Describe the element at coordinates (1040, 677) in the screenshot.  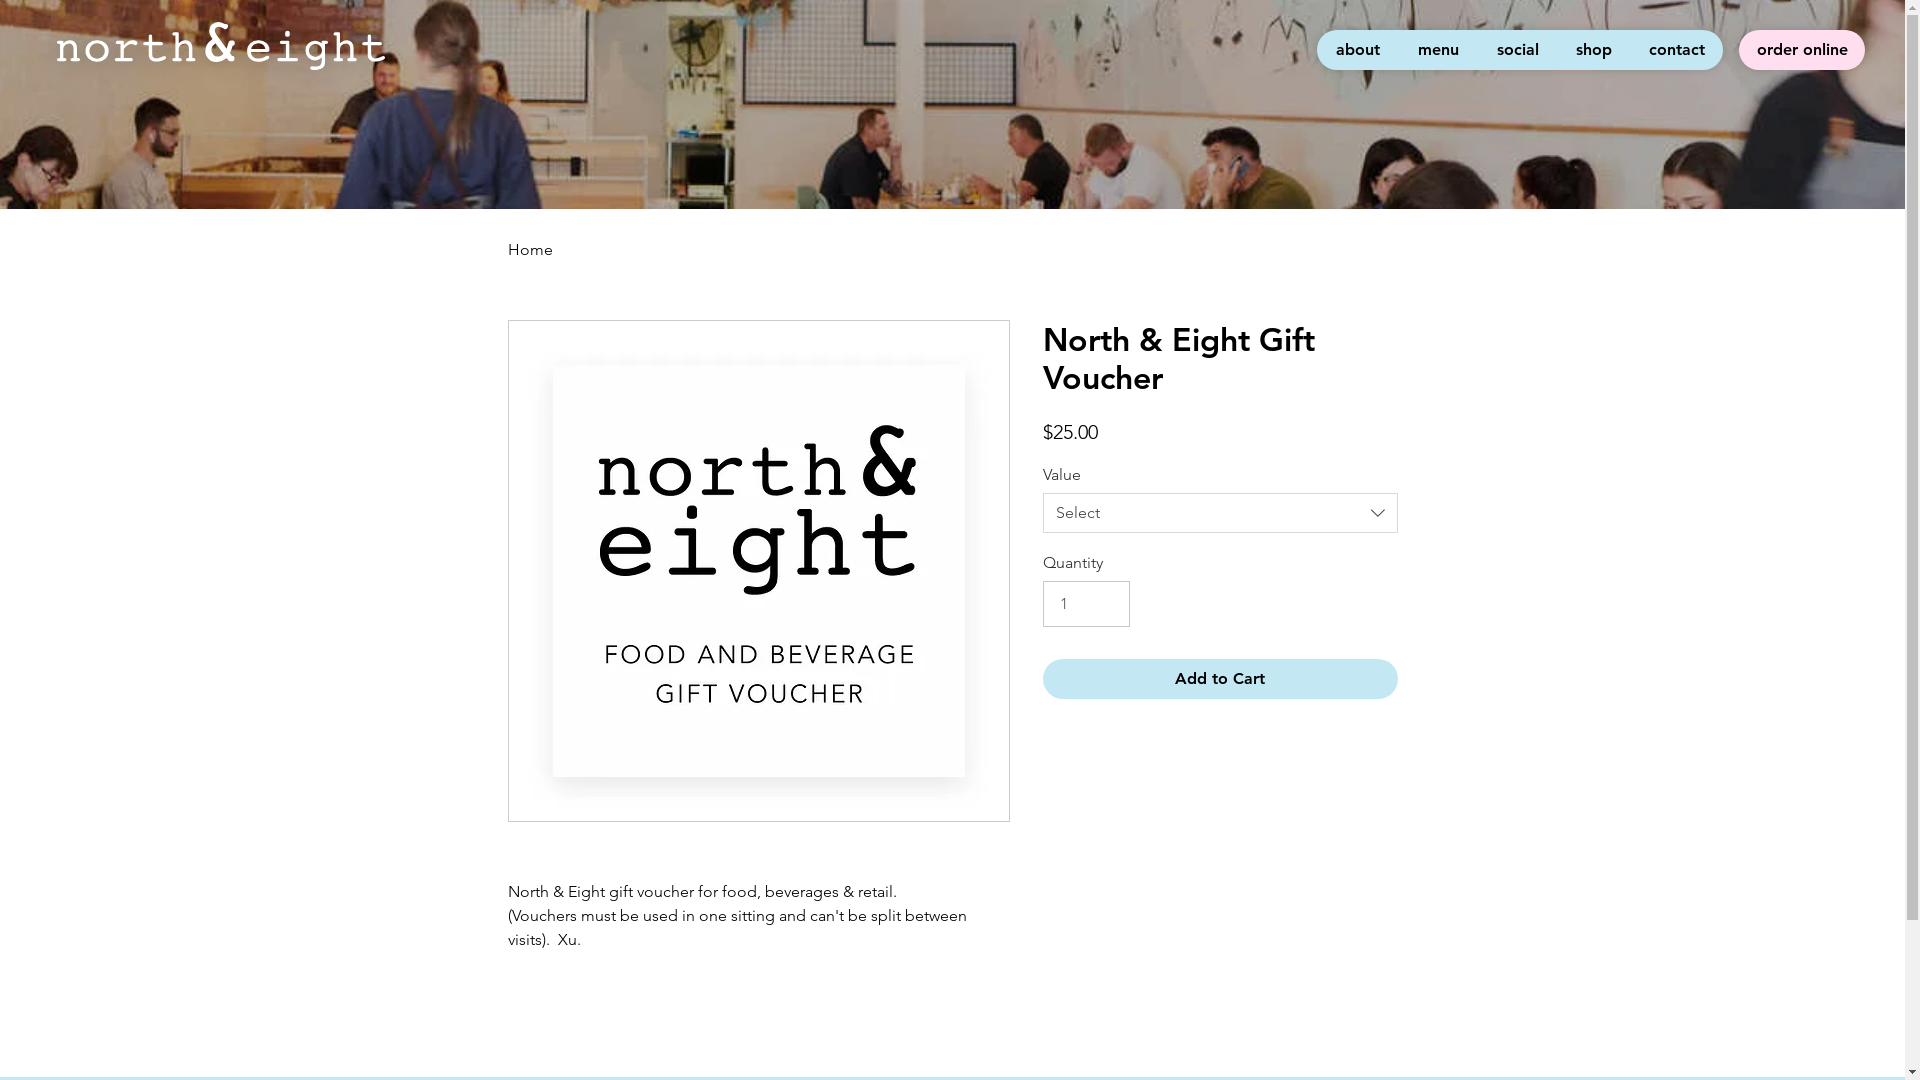
I see `'Add to Cart'` at that location.